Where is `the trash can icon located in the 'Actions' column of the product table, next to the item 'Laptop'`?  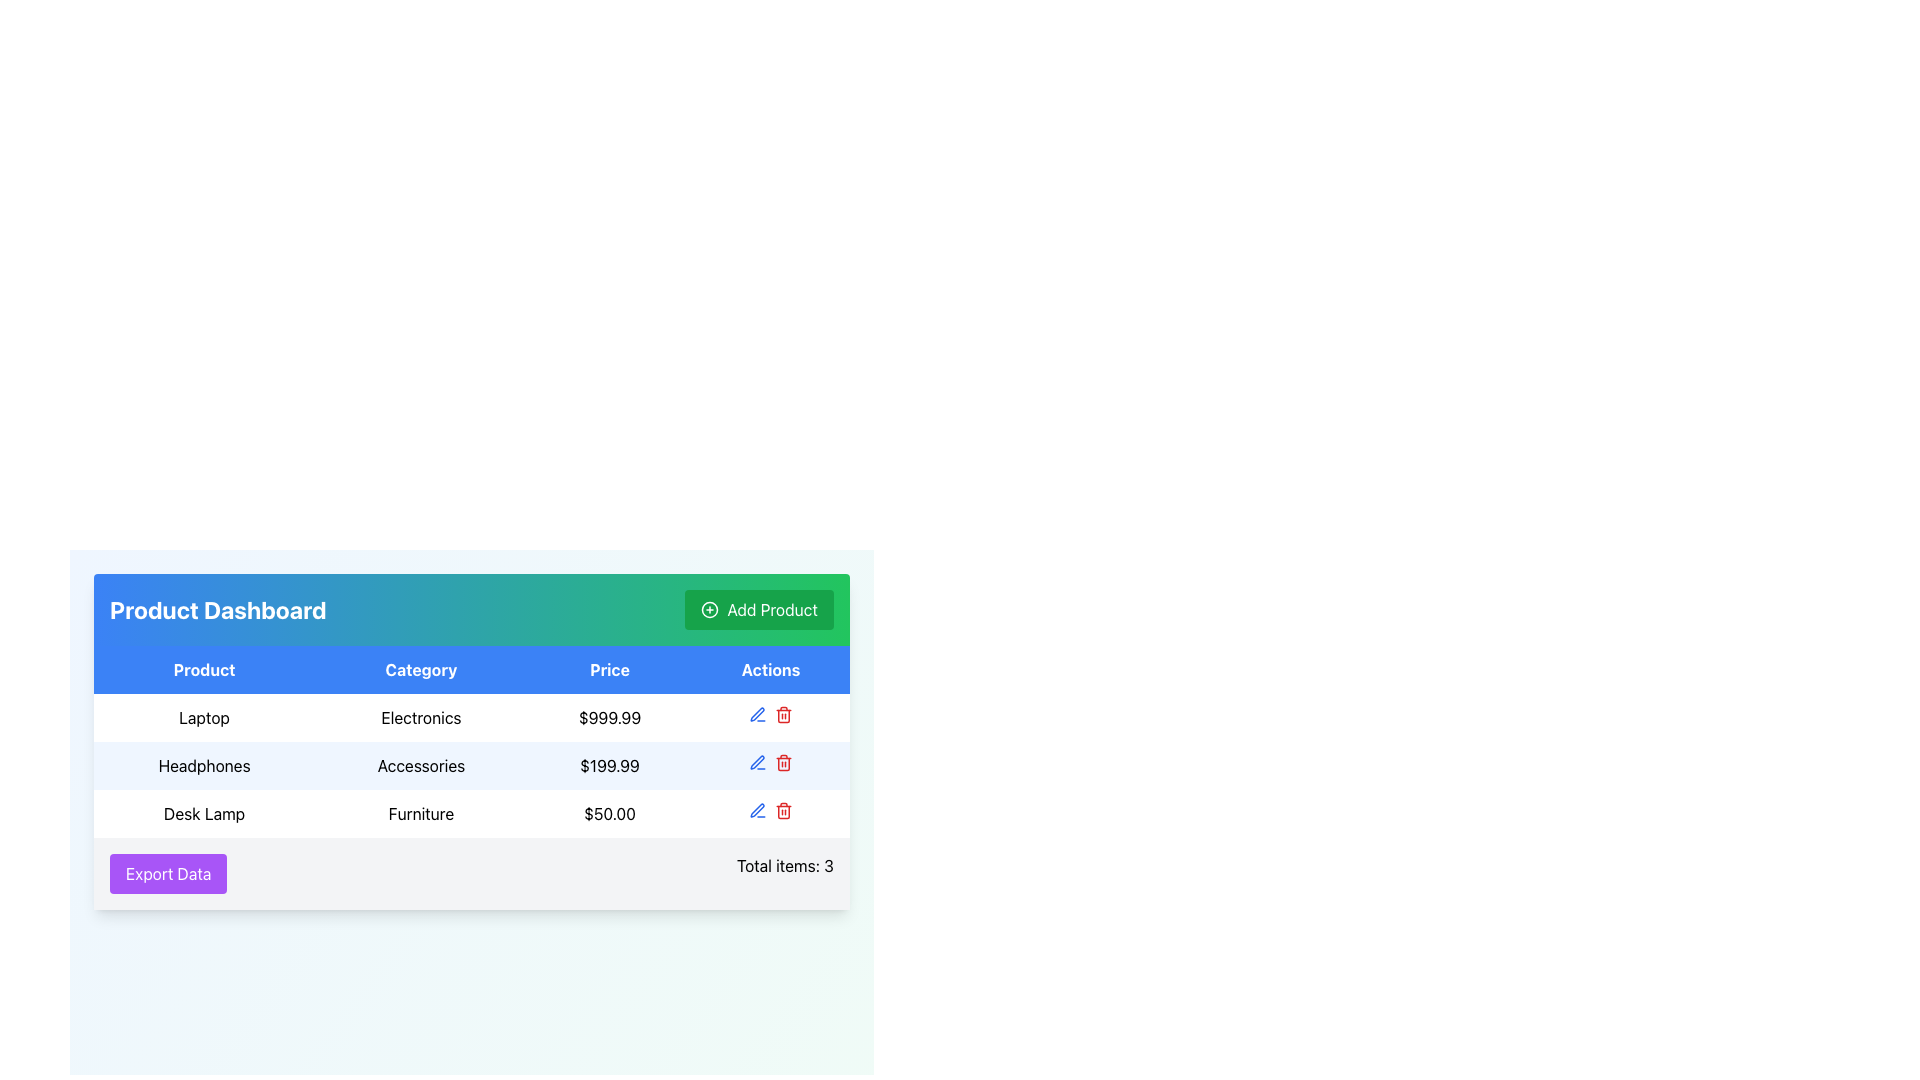
the trash can icon located in the 'Actions' column of the product table, next to the item 'Laptop' is located at coordinates (783, 812).